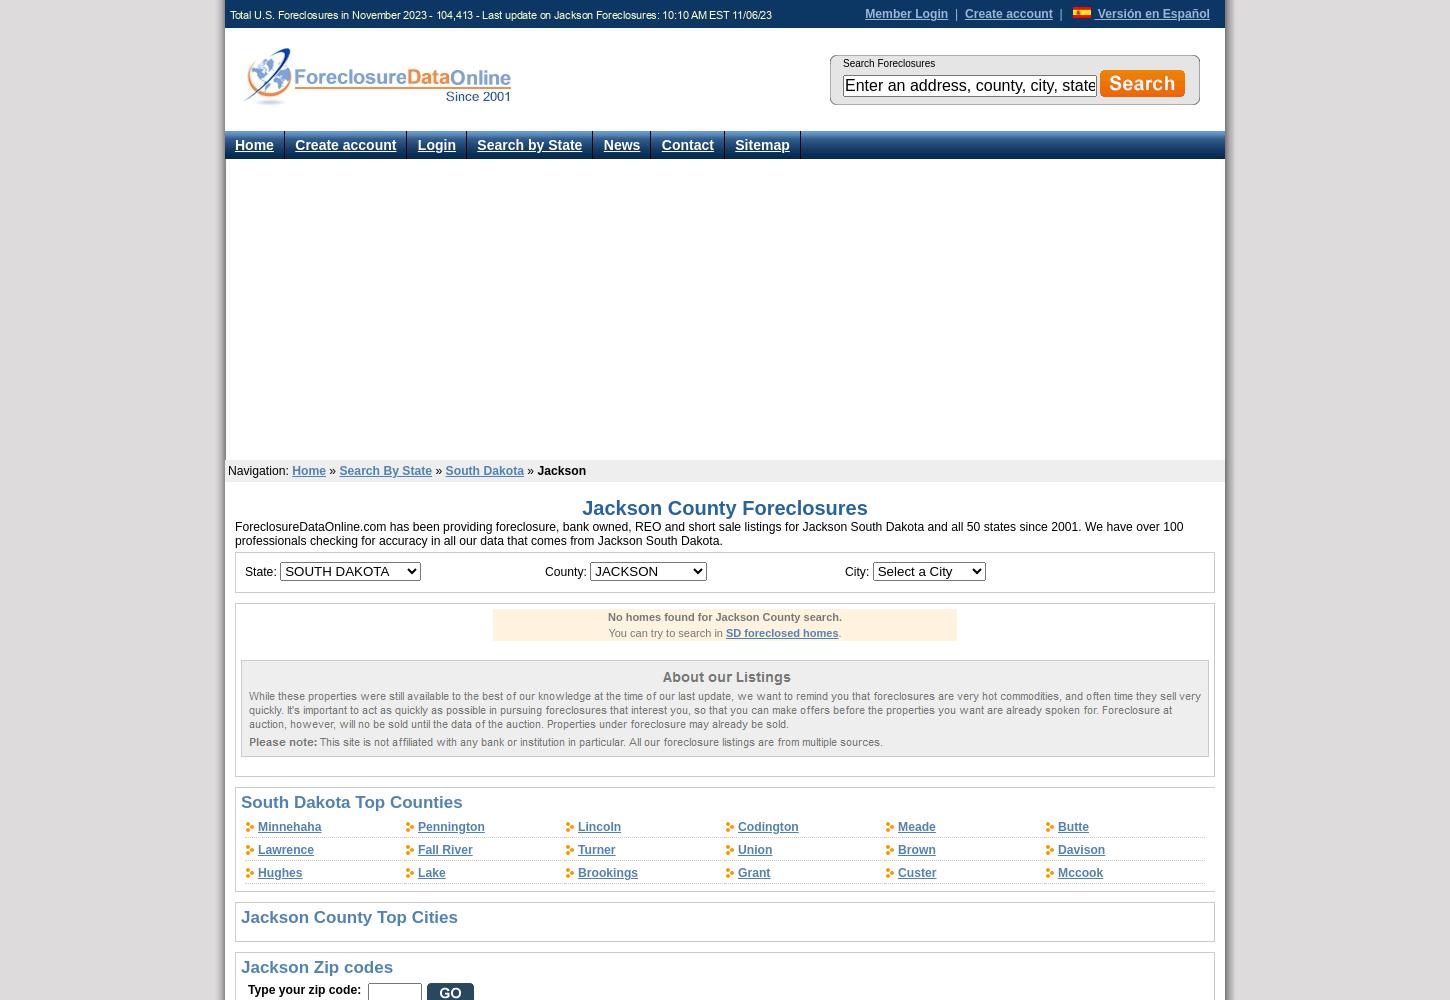 The height and width of the screenshot is (1000, 1450). Describe the element at coordinates (738, 826) in the screenshot. I see `'Codington'` at that location.